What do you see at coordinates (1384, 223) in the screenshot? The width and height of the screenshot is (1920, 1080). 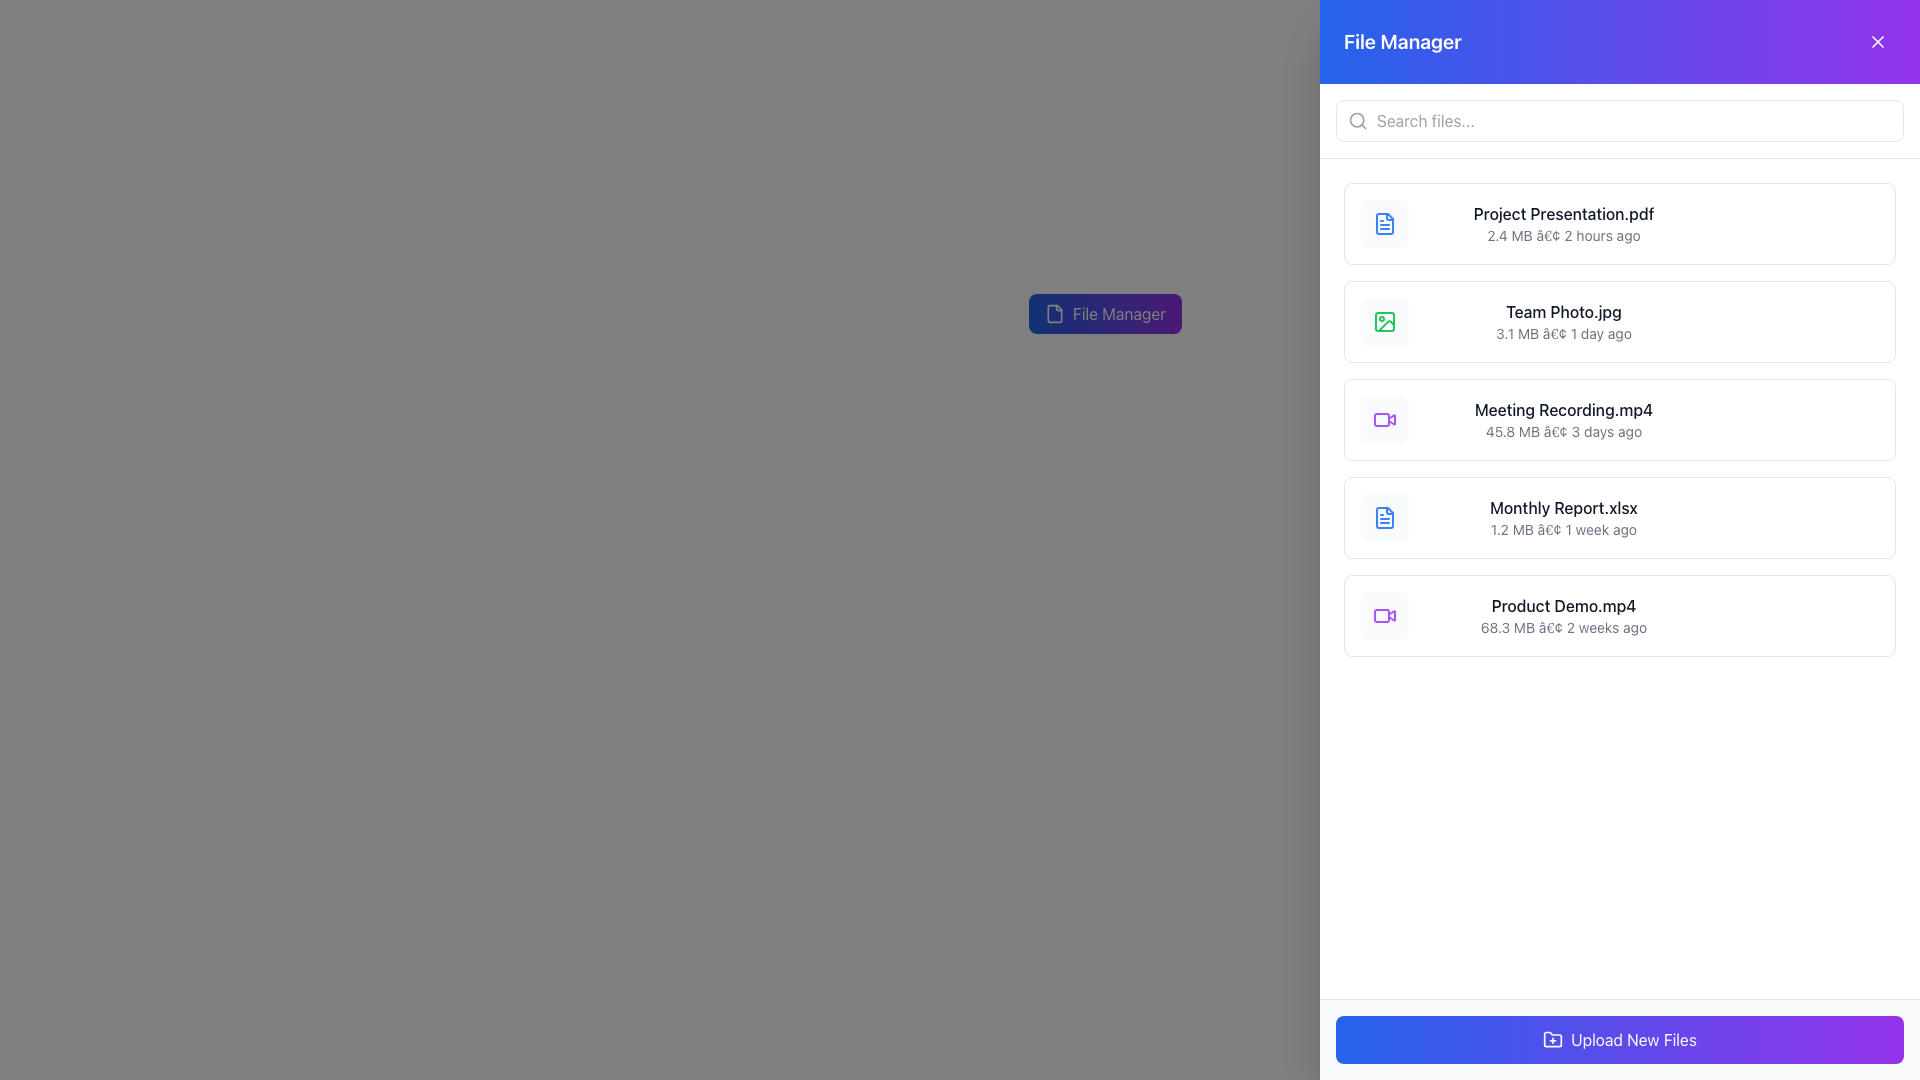 I see `the document file icon located at the top of the vertical list in the file manager, which represents 'Project Presentation.pdf'` at bounding box center [1384, 223].